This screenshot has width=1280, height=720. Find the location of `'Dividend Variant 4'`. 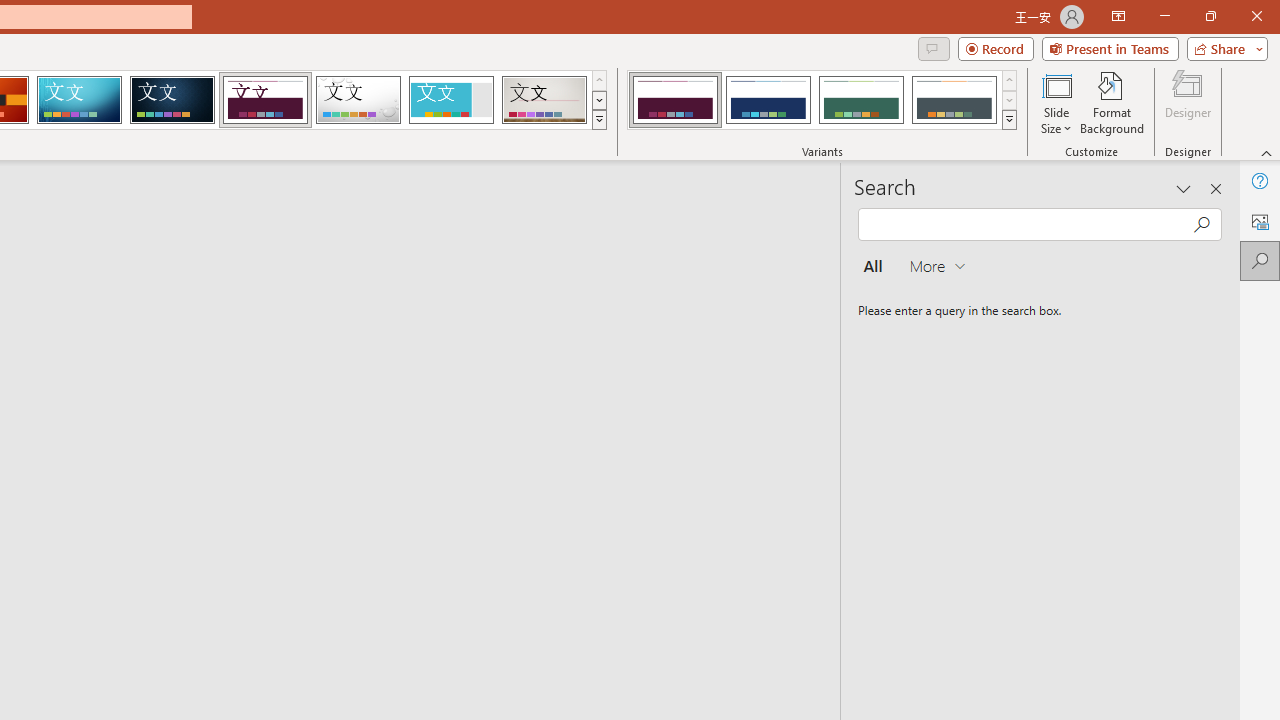

'Dividend Variant 4' is located at coordinates (953, 100).